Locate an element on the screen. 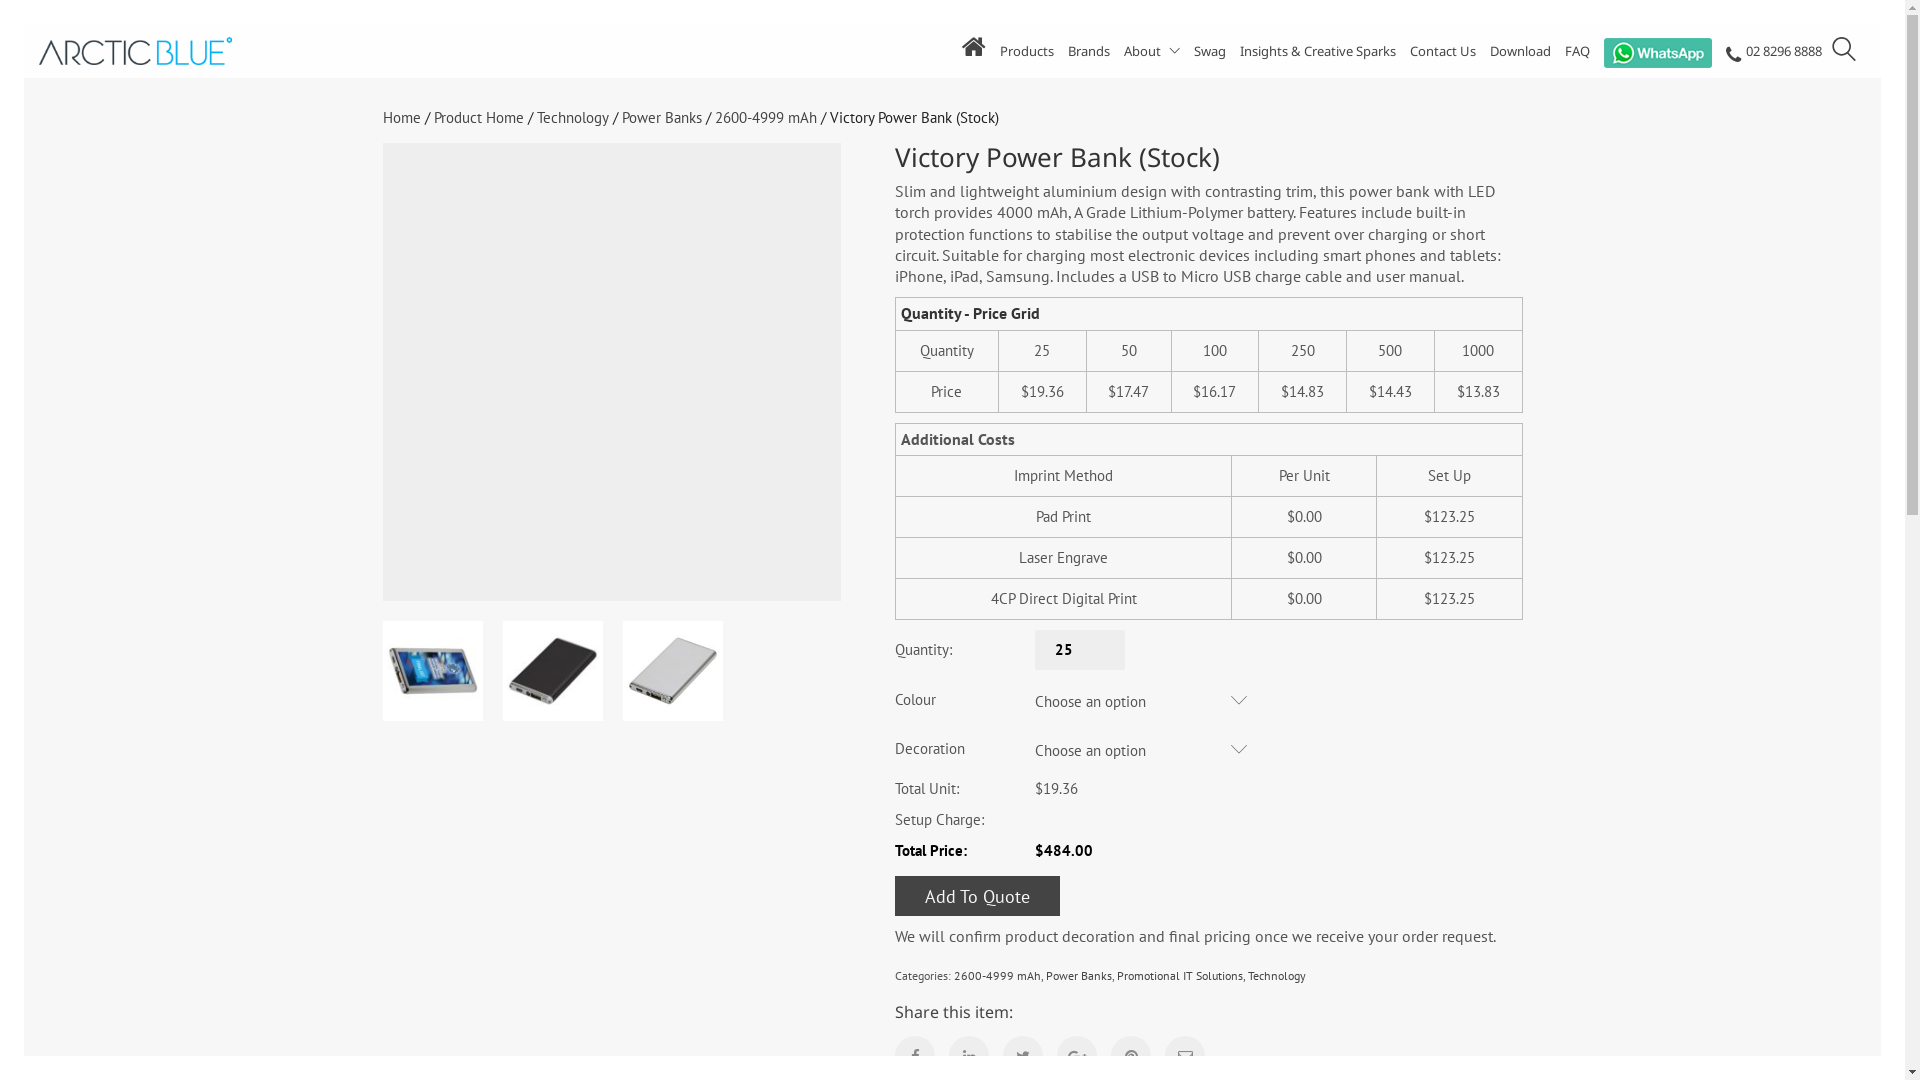 The image size is (1920, 1080). 'Add To Quote' is located at coordinates (977, 894).